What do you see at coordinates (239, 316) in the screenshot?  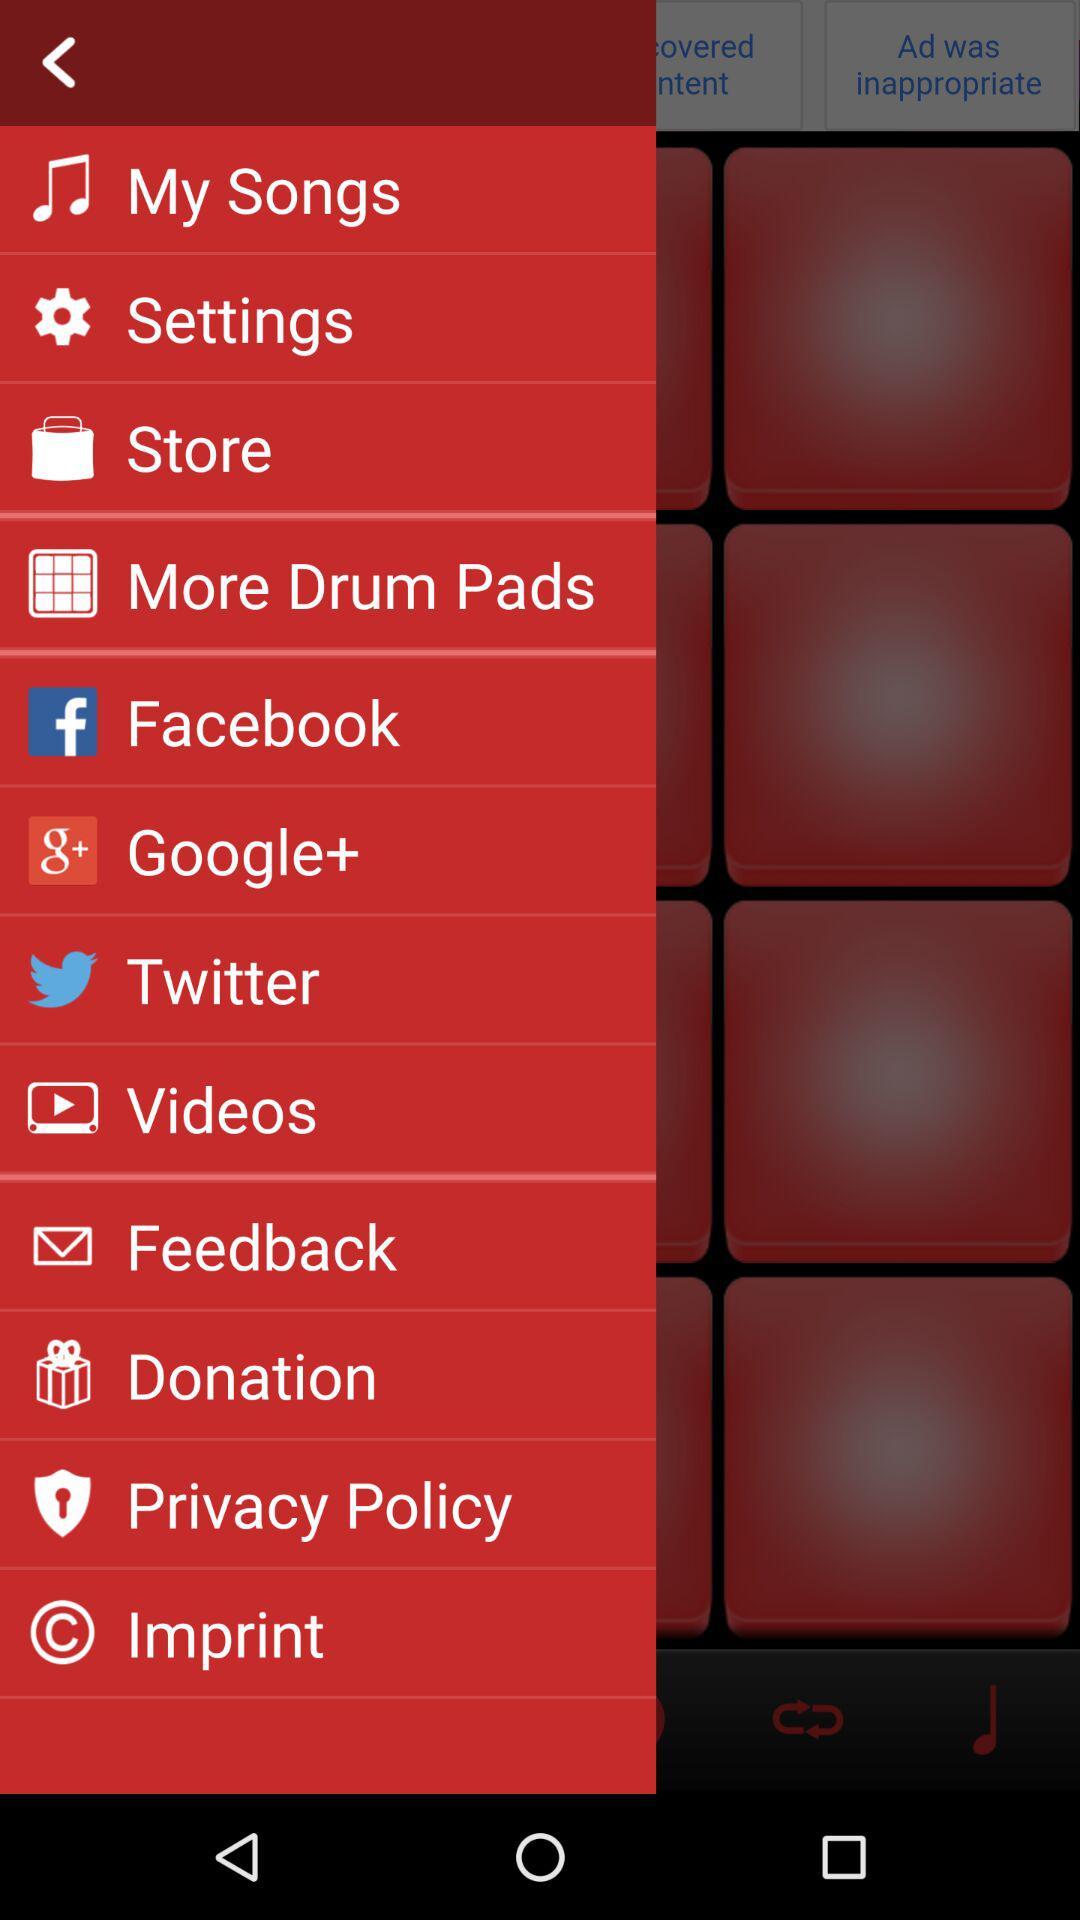 I see `app below the my songs icon` at bounding box center [239, 316].